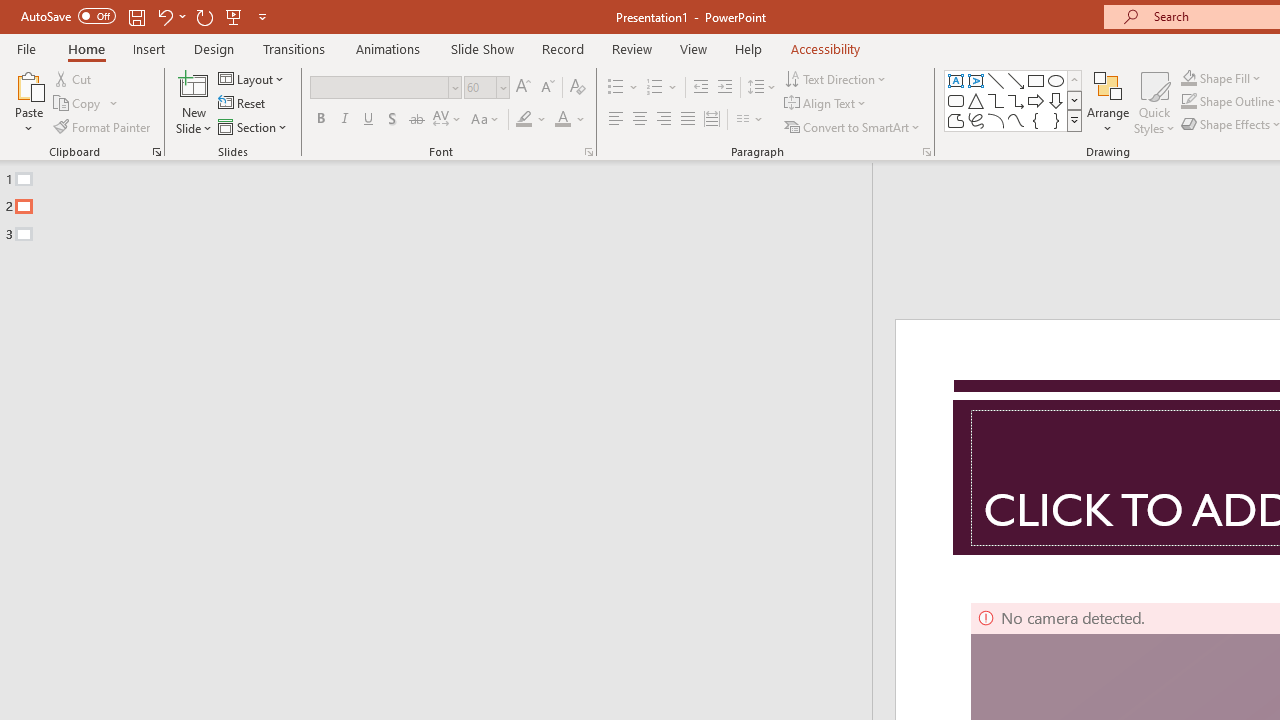  I want to click on 'Shapes', so click(1073, 120).